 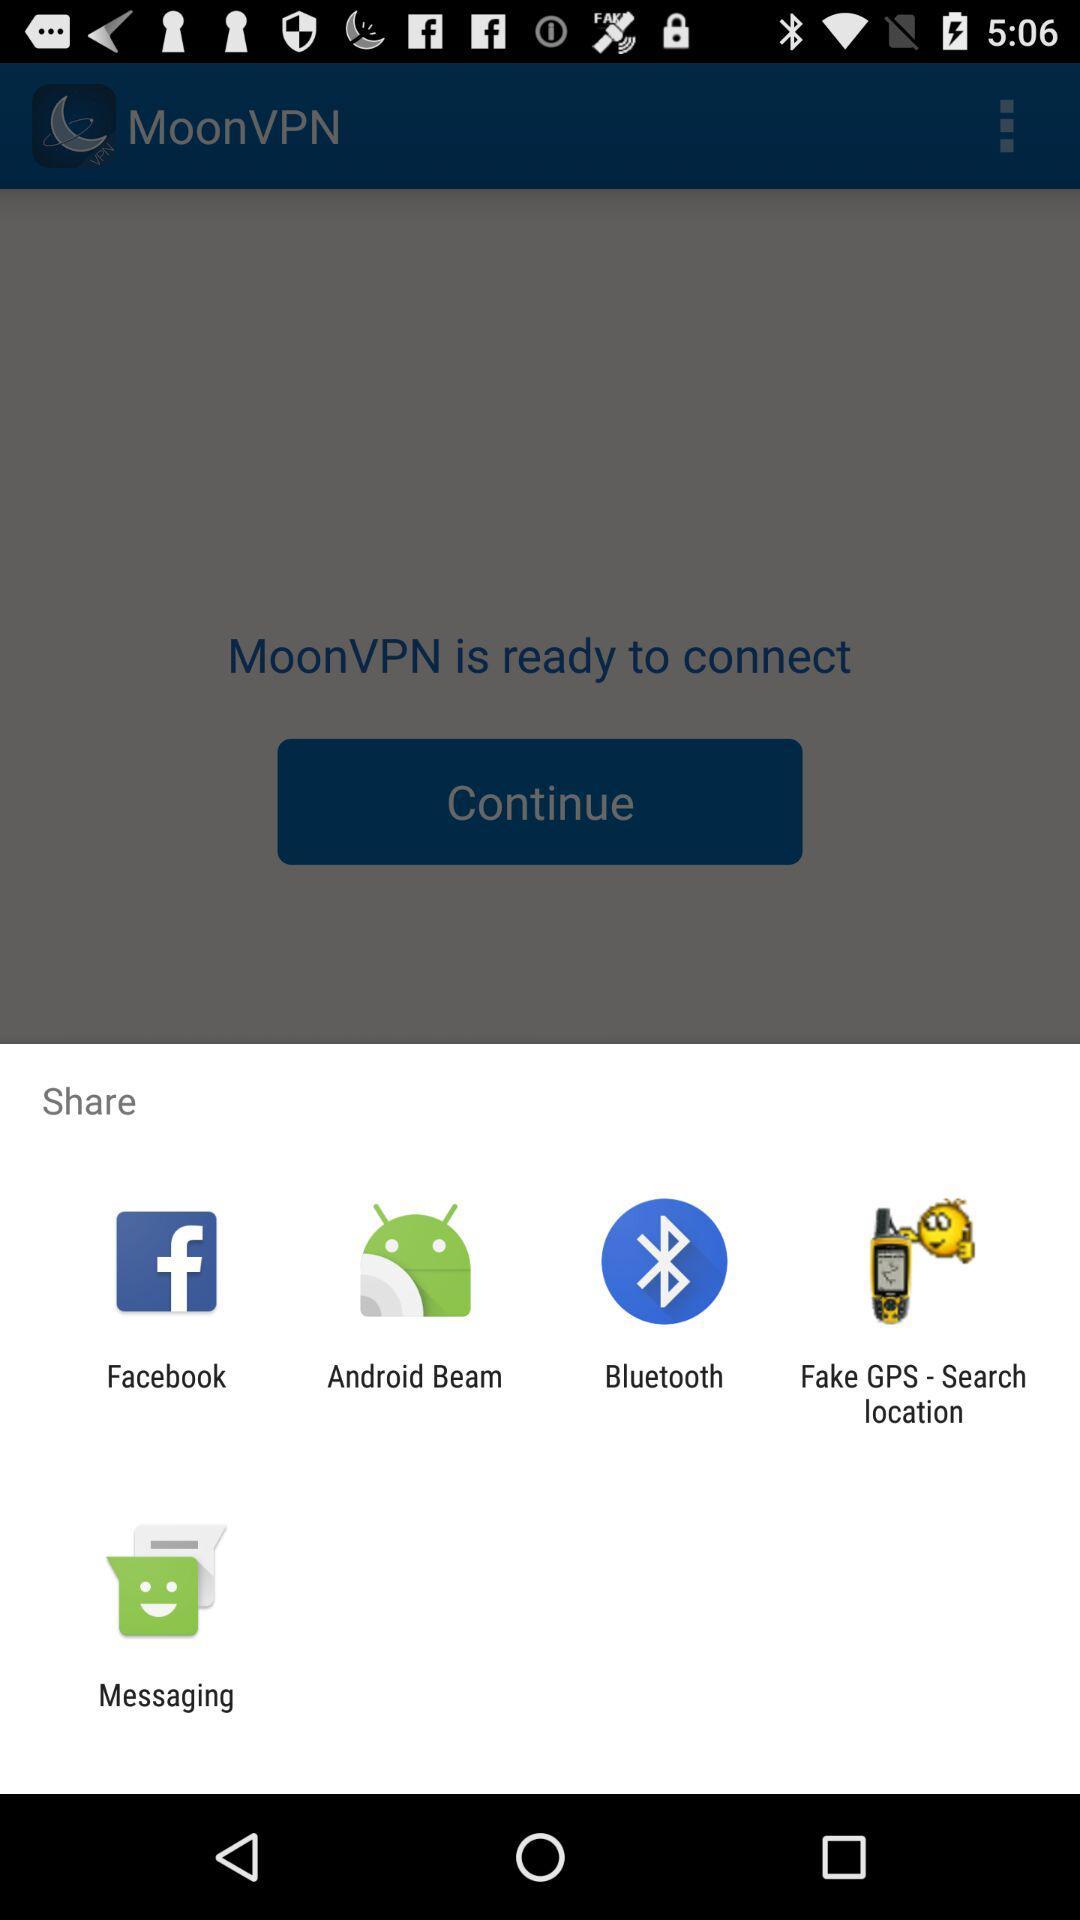 What do you see at coordinates (913, 1392) in the screenshot?
I see `the item at the bottom right corner` at bounding box center [913, 1392].